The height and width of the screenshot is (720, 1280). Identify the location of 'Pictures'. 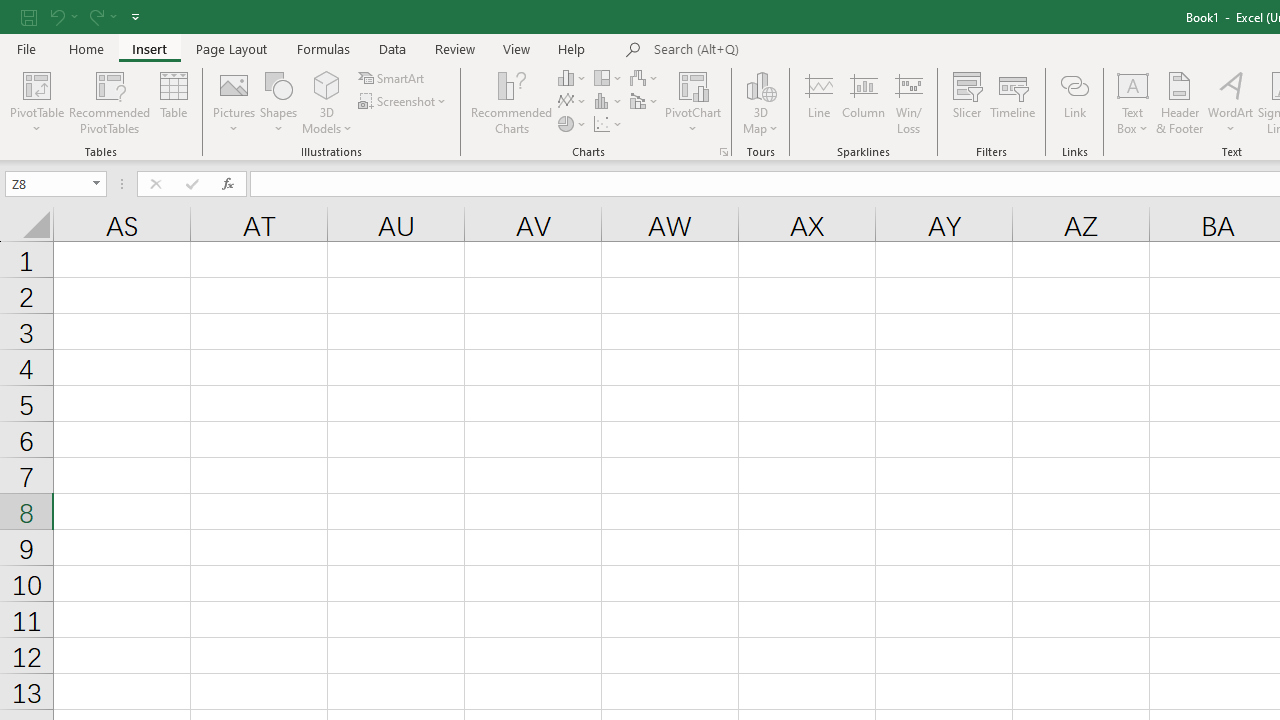
(234, 103).